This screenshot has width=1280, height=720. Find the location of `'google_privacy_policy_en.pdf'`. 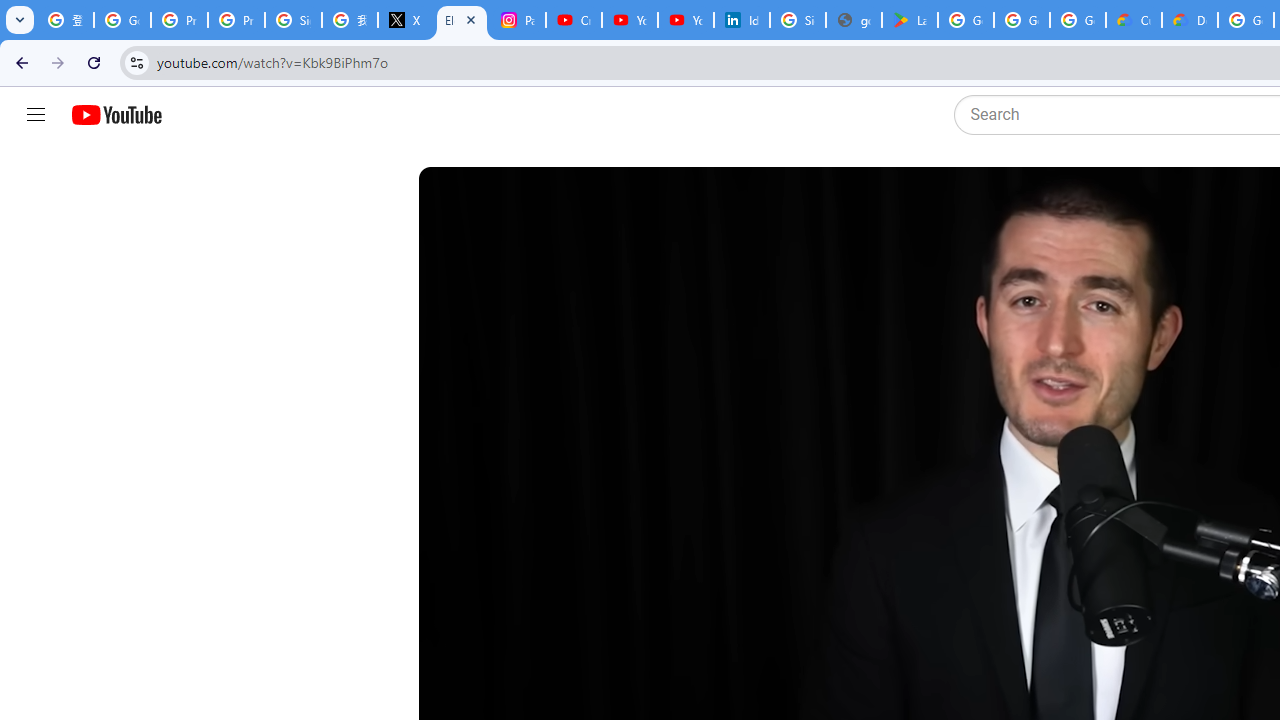

'google_privacy_policy_en.pdf' is located at coordinates (853, 20).